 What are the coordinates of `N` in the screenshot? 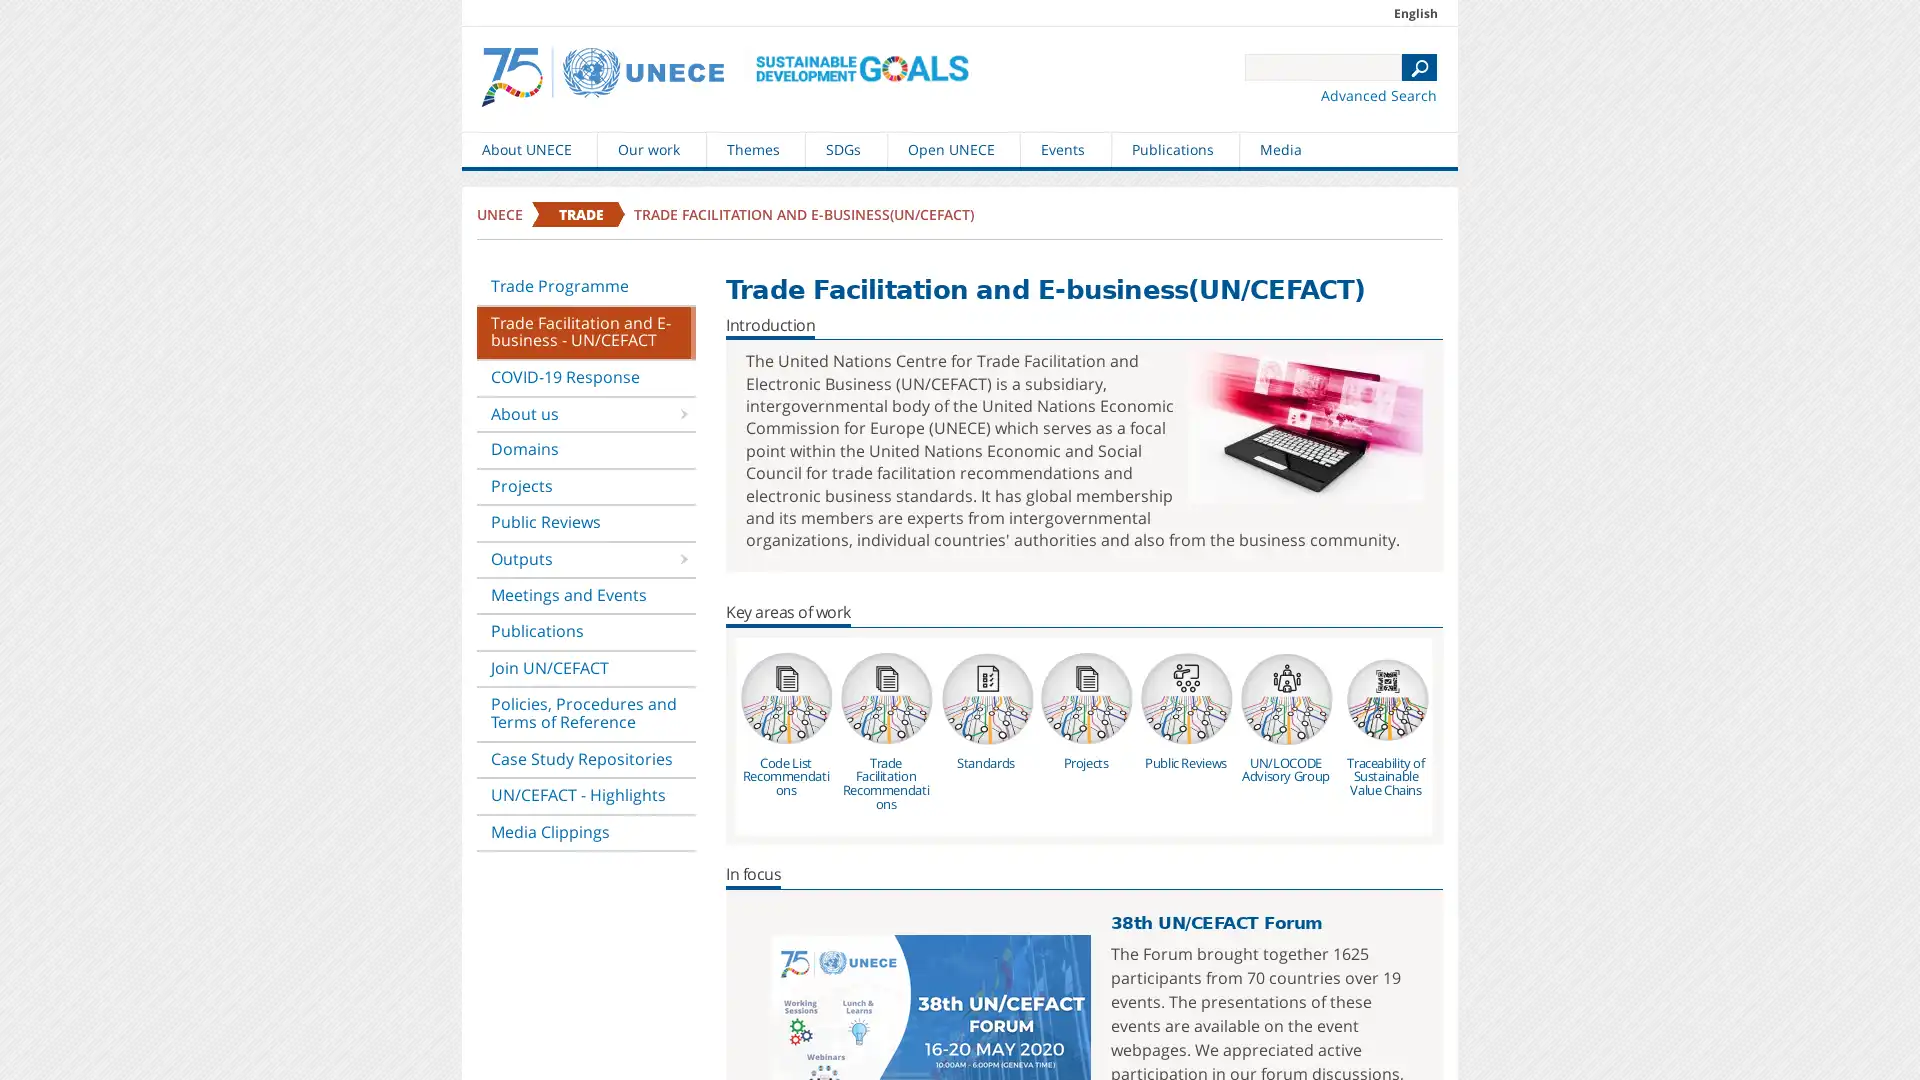 It's located at (1418, 66).